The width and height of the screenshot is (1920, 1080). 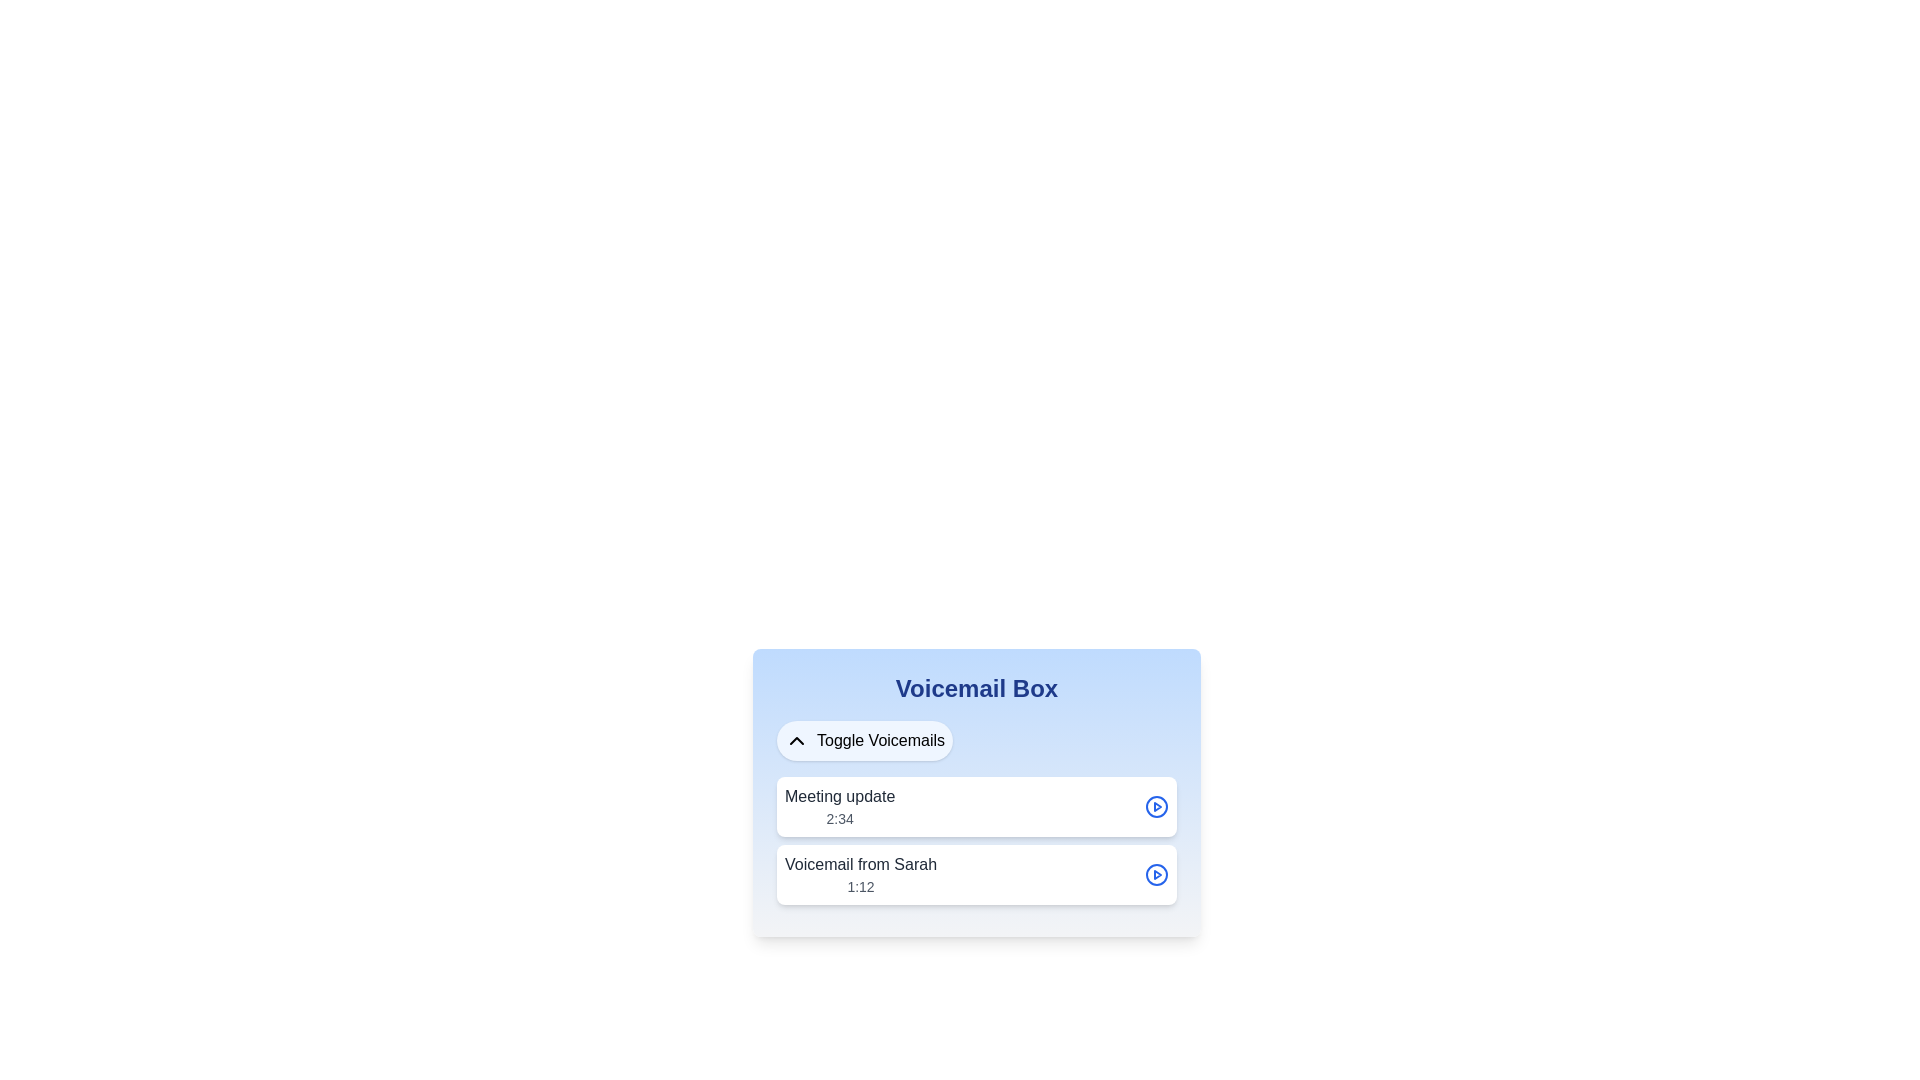 I want to click on voicemail message from 'Sarah' with a duration of '1:12' located in the leftmost text block under the 'Voicemail Box' title, so click(x=861, y=874).